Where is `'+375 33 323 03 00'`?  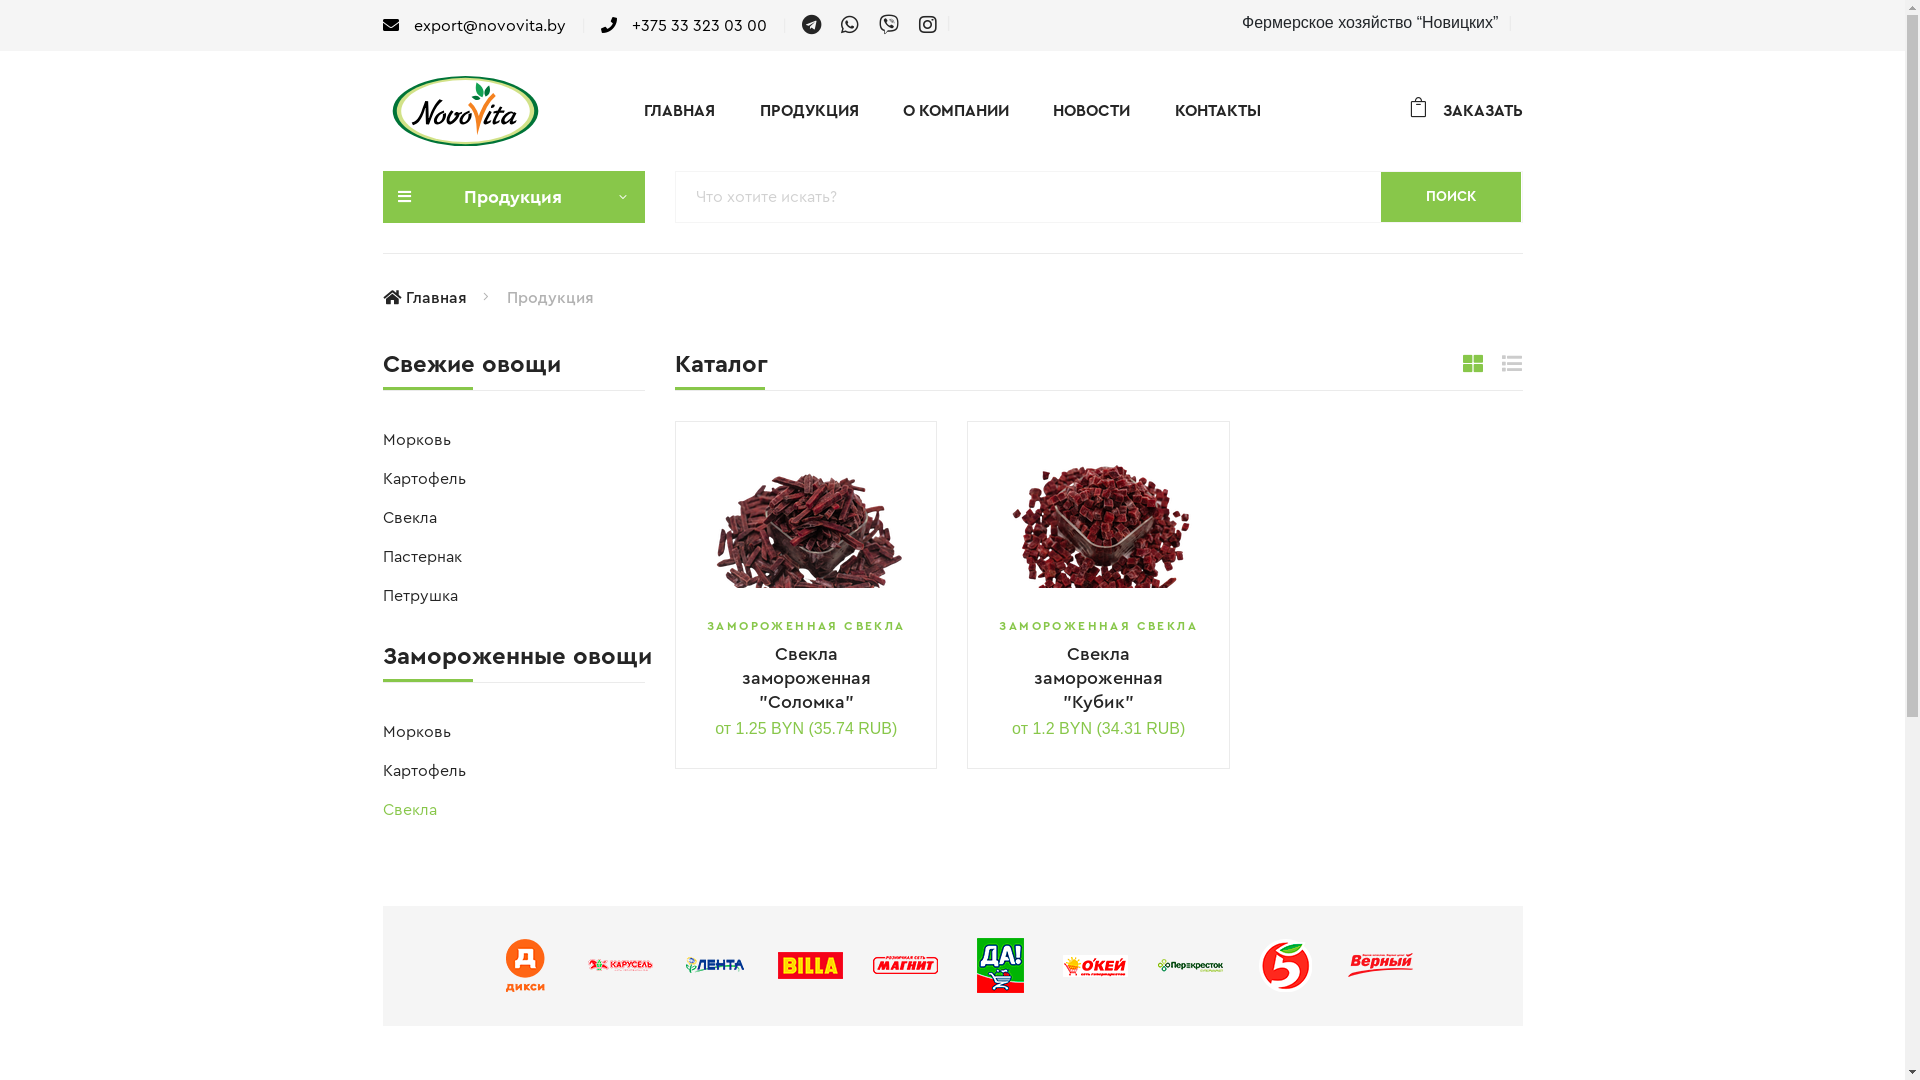
'+375 33 323 03 00' is located at coordinates (599, 25).